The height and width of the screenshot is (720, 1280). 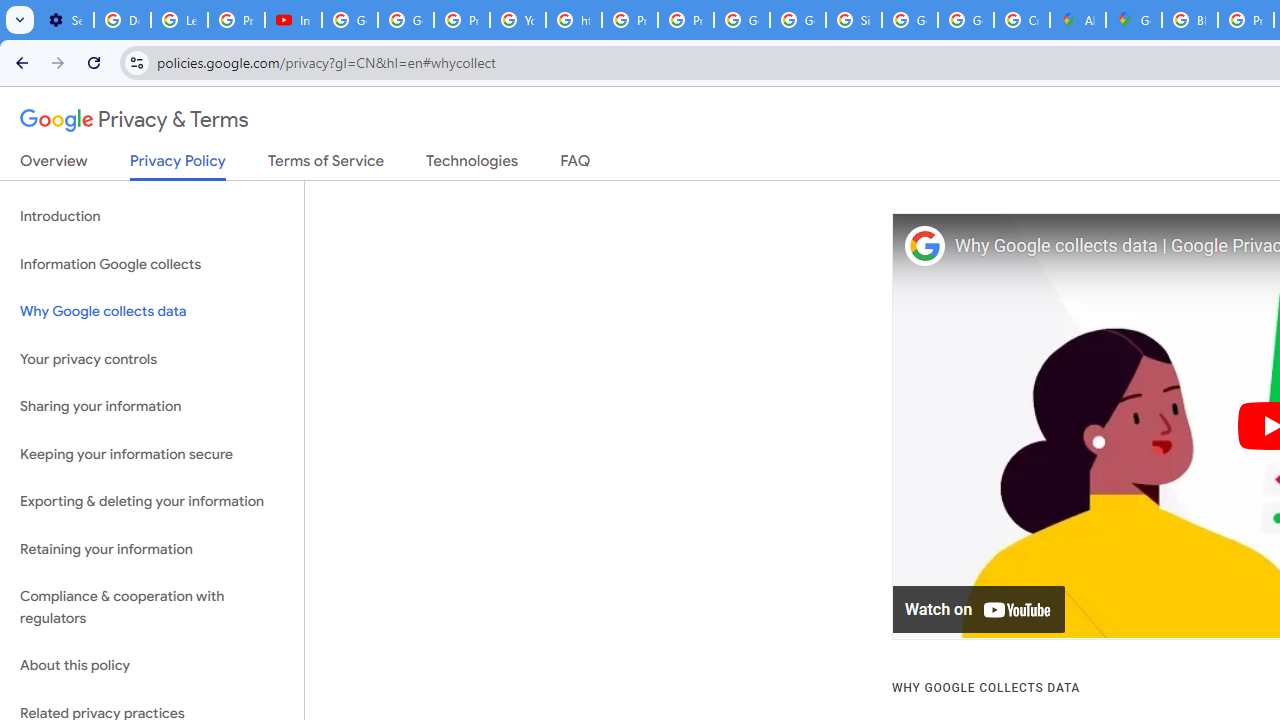 What do you see at coordinates (1190, 20) in the screenshot?
I see `'Blogger Policies and Guidelines - Transparency Center'` at bounding box center [1190, 20].